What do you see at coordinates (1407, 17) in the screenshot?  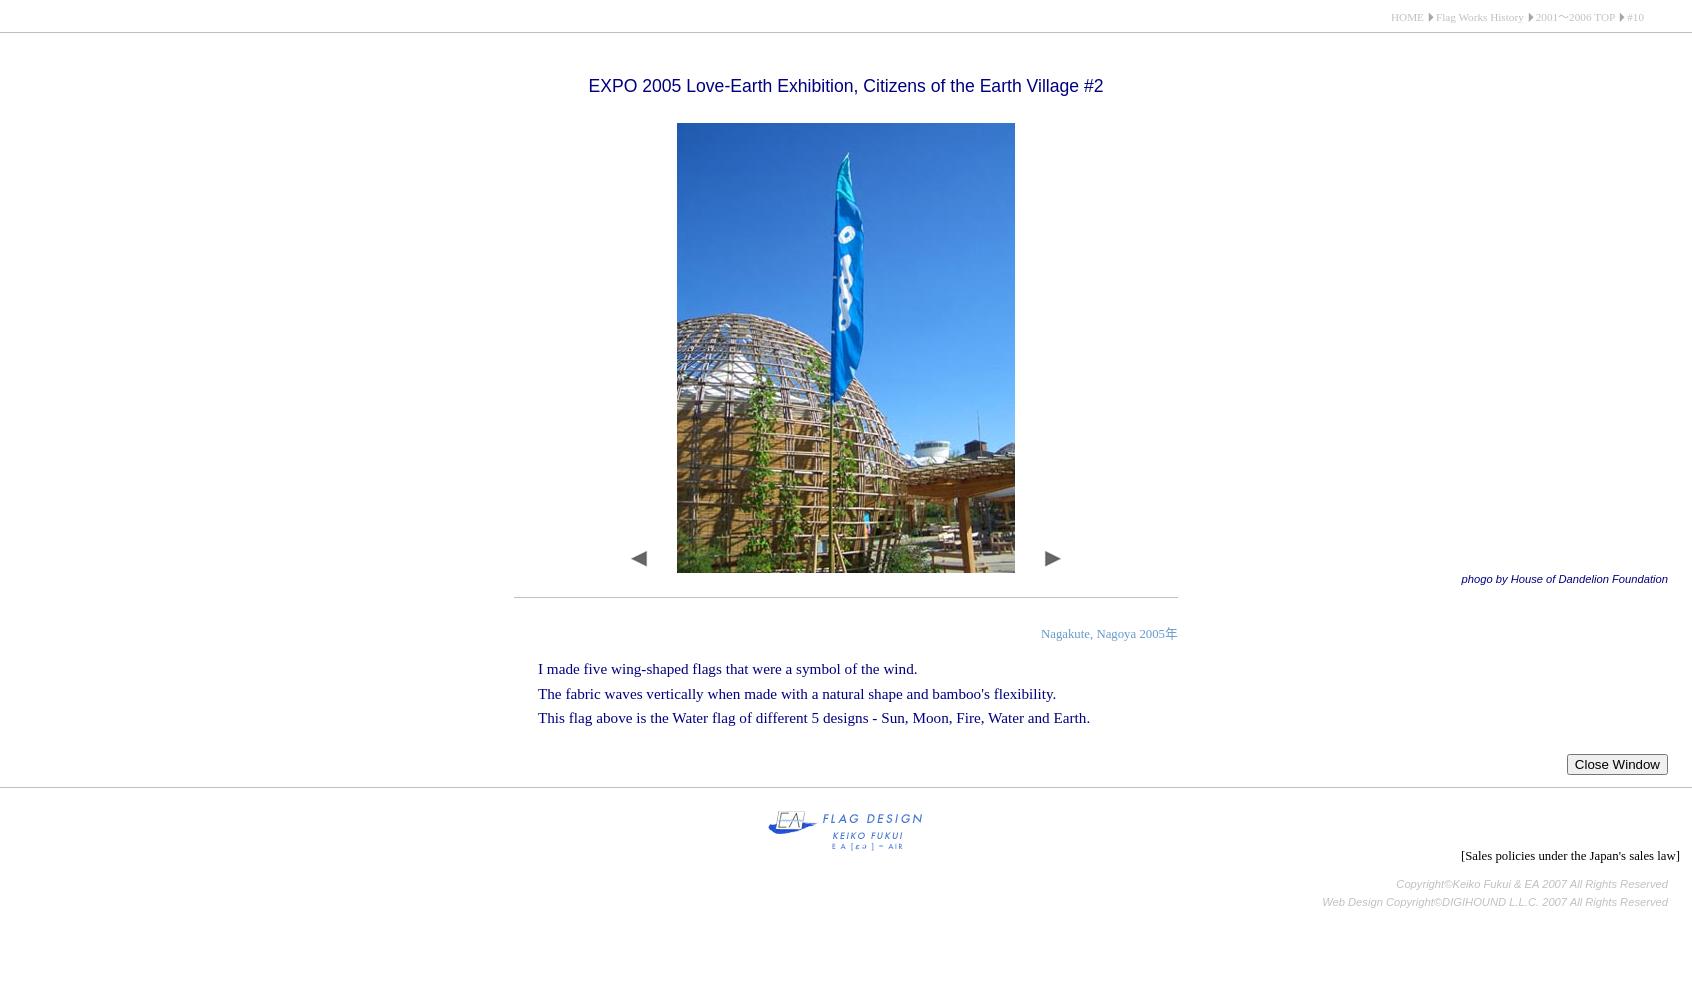 I see `'HOME'` at bounding box center [1407, 17].